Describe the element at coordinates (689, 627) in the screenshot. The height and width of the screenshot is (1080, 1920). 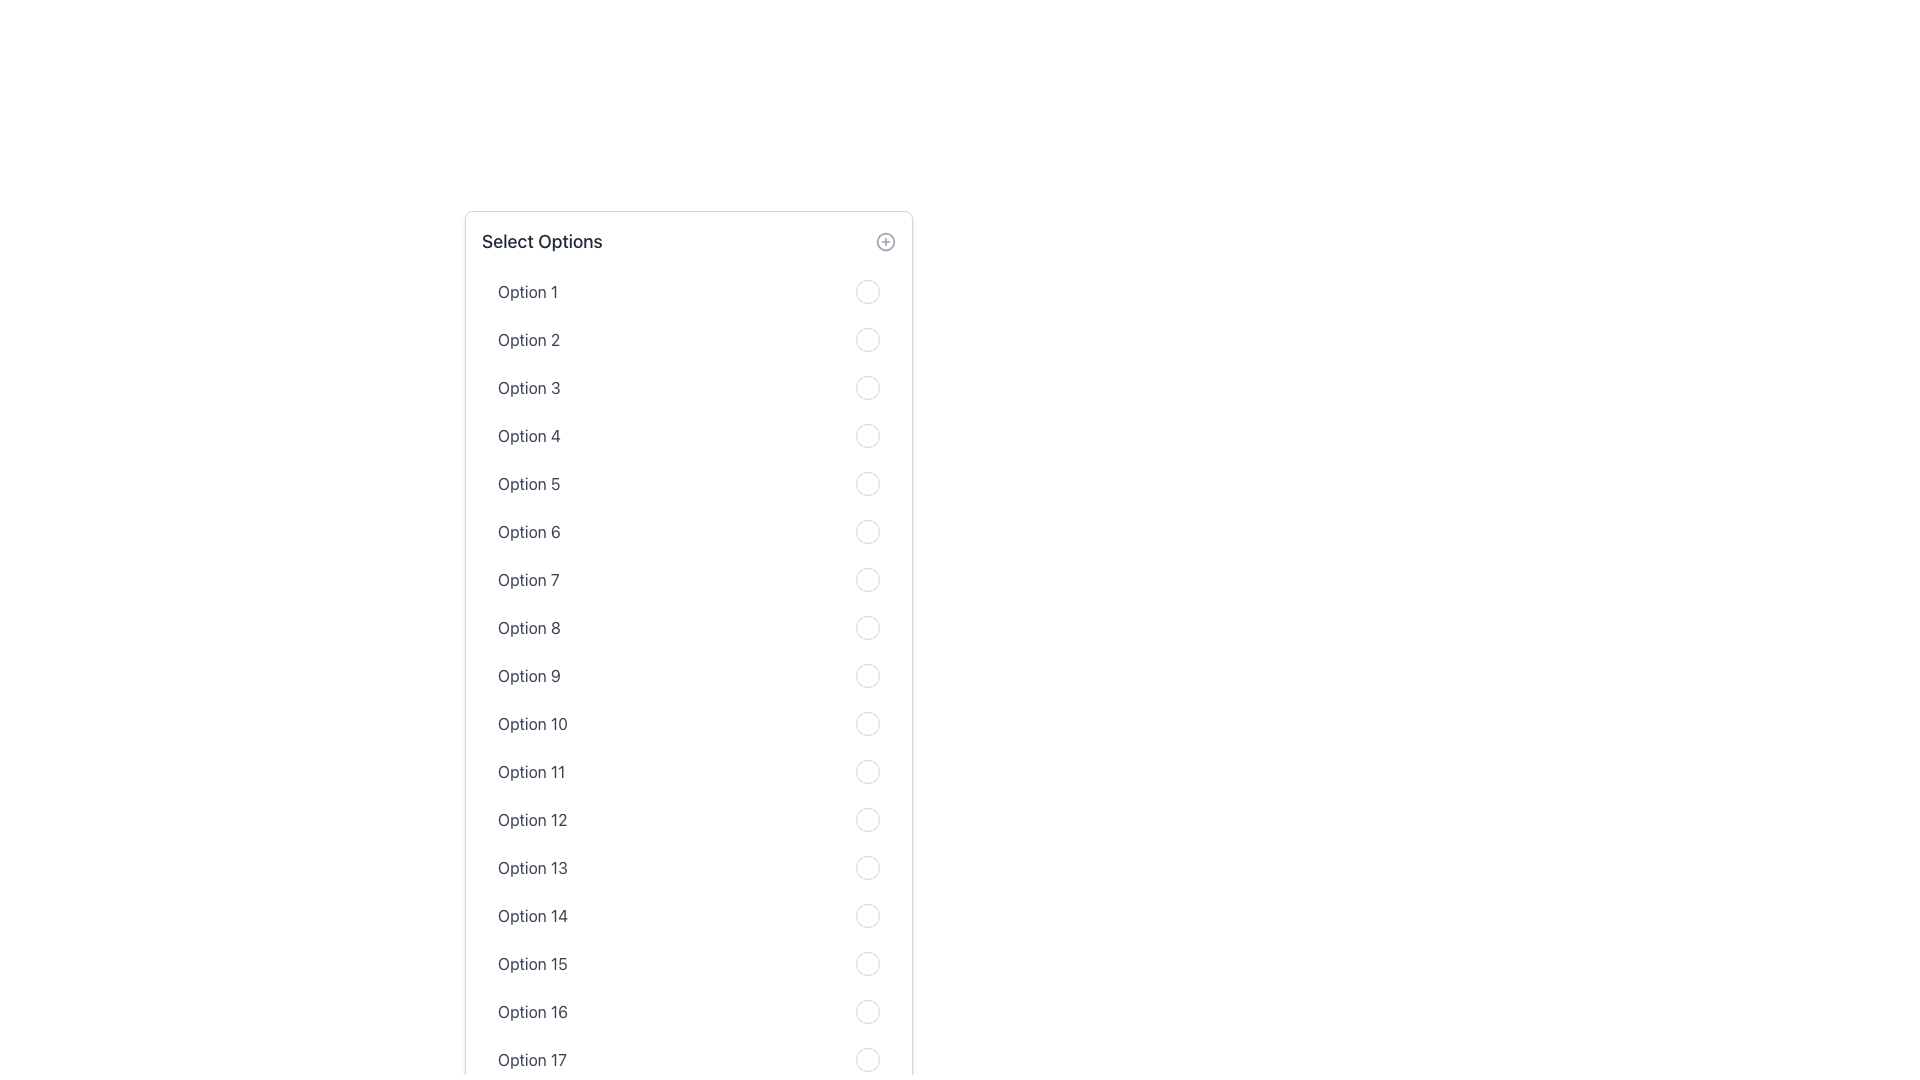
I see `the radio button option, which is the eighth option in a vertically stacked list of options` at that location.